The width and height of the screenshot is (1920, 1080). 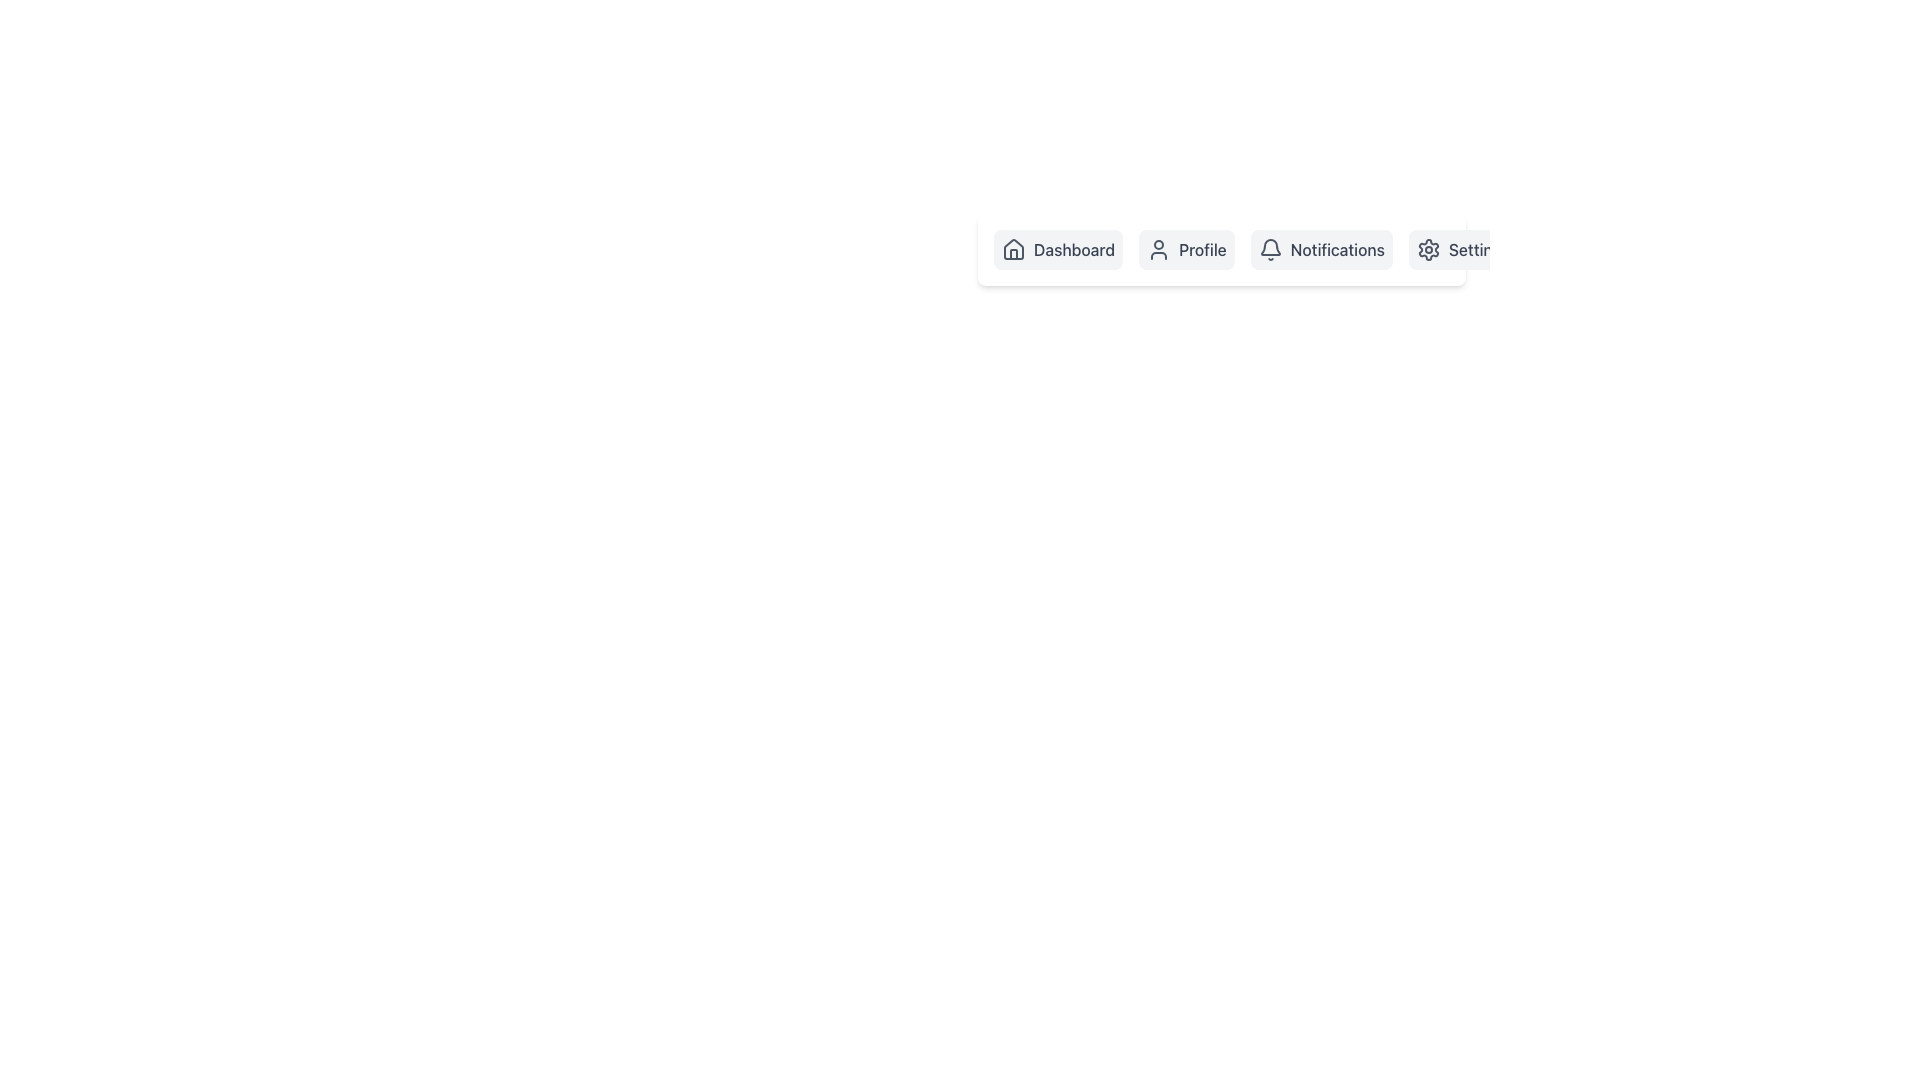 What do you see at coordinates (1221, 249) in the screenshot?
I see `the 'Profile' option in the Horizontal Navigation Menu` at bounding box center [1221, 249].